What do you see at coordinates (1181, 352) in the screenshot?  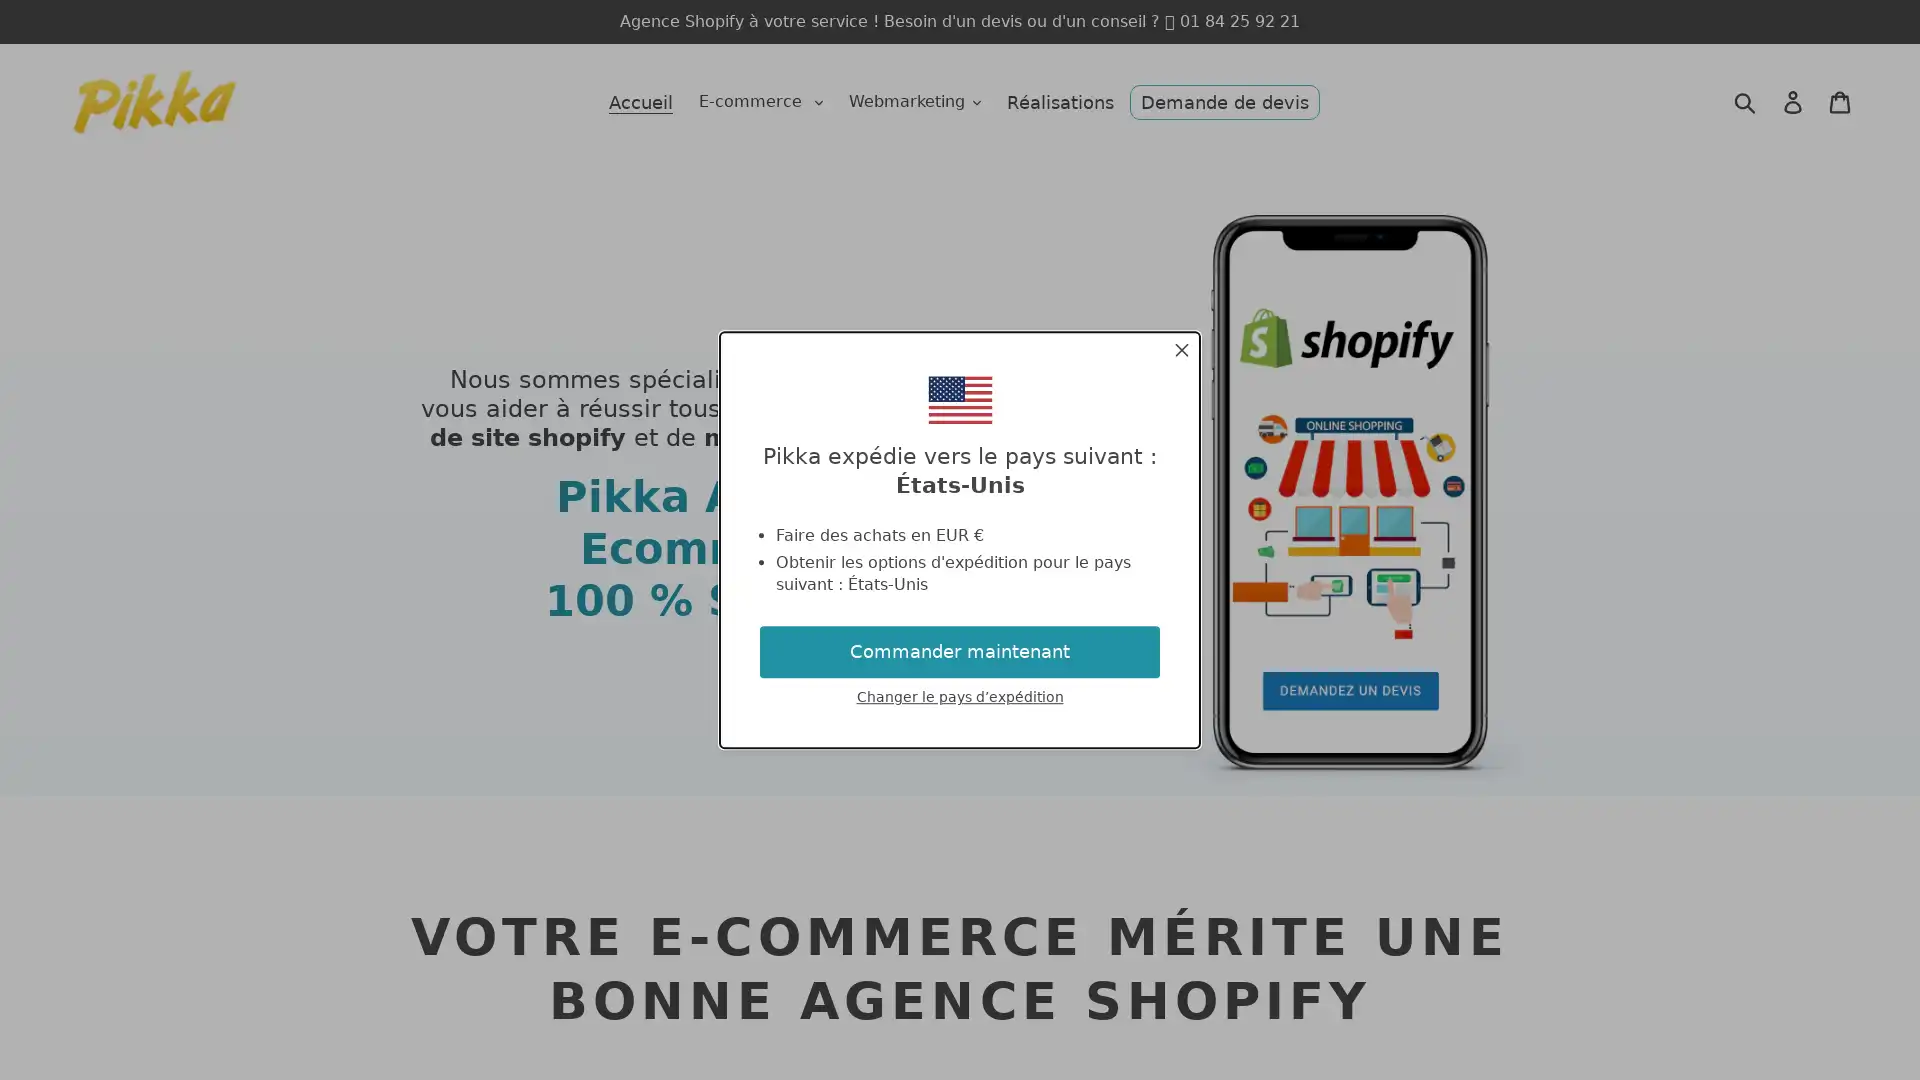 I see `Dismiss` at bounding box center [1181, 352].